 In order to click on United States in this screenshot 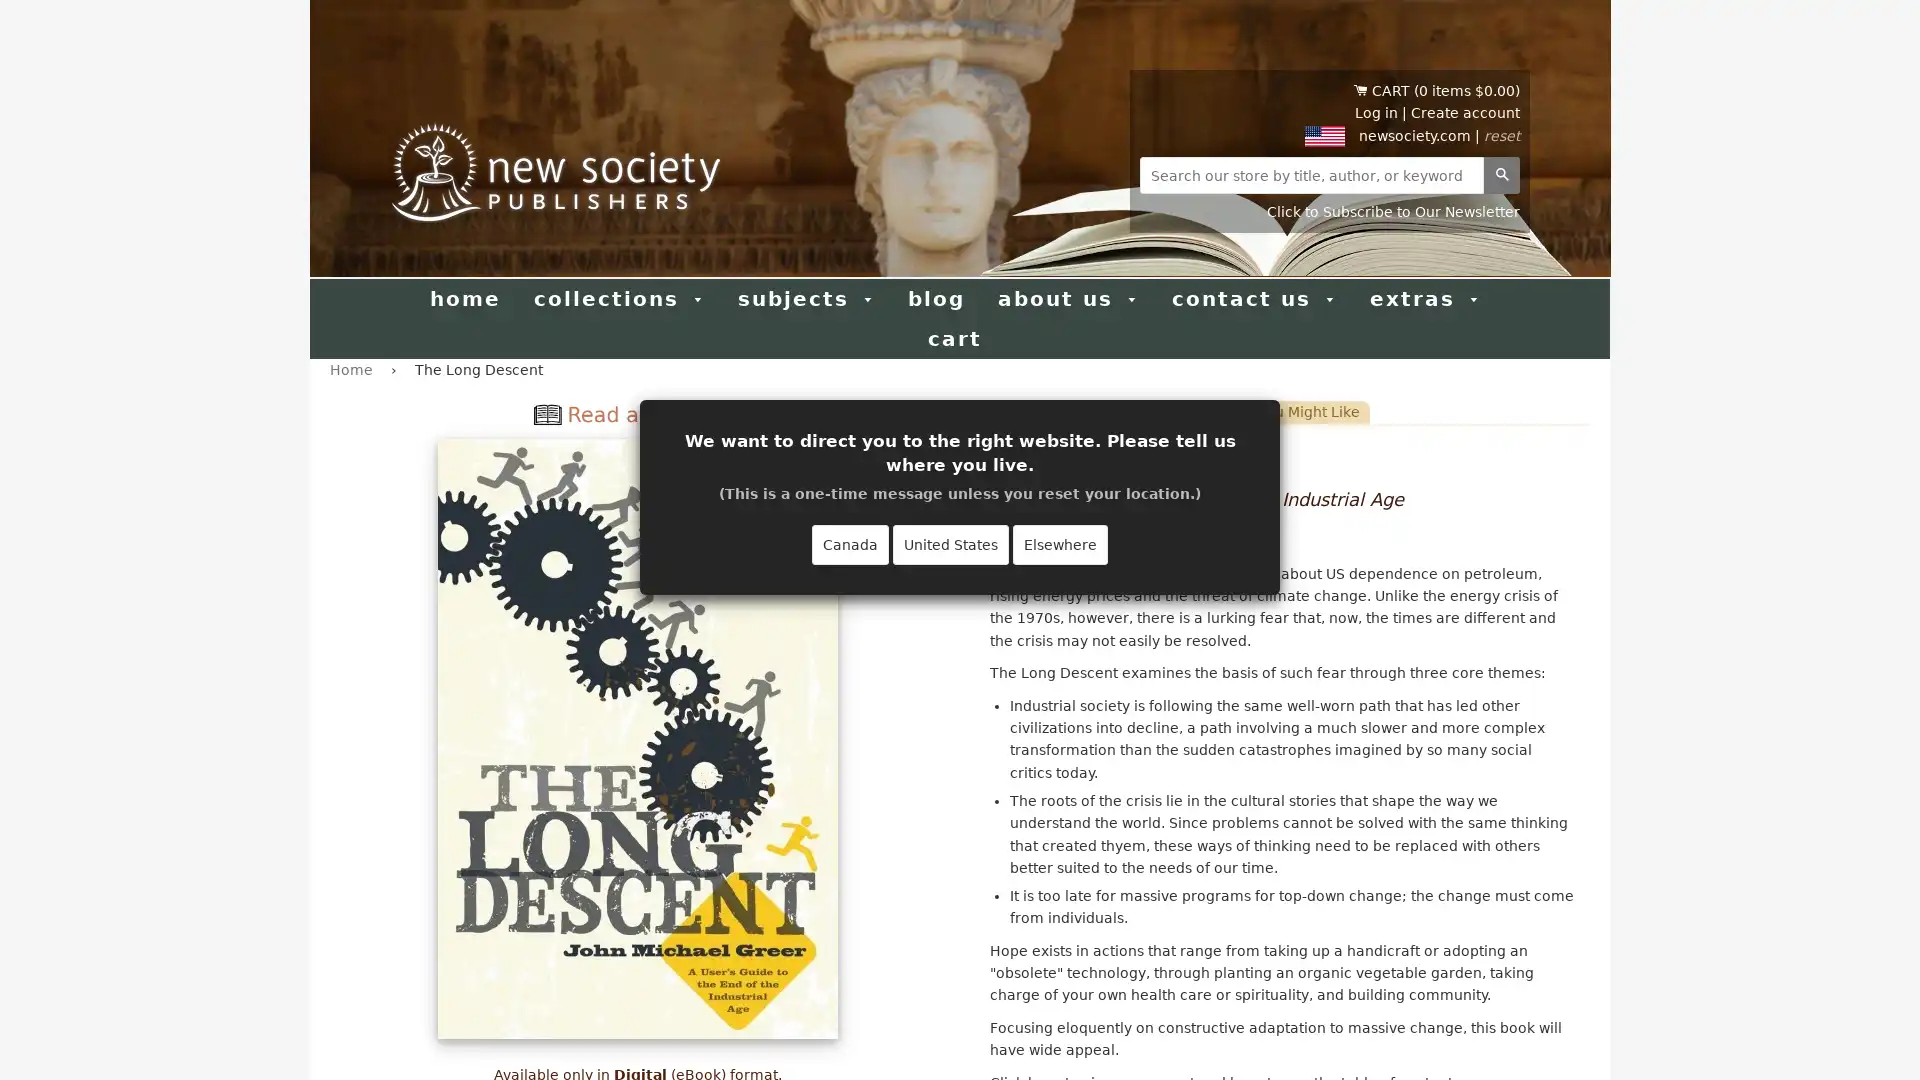, I will do `click(949, 544)`.